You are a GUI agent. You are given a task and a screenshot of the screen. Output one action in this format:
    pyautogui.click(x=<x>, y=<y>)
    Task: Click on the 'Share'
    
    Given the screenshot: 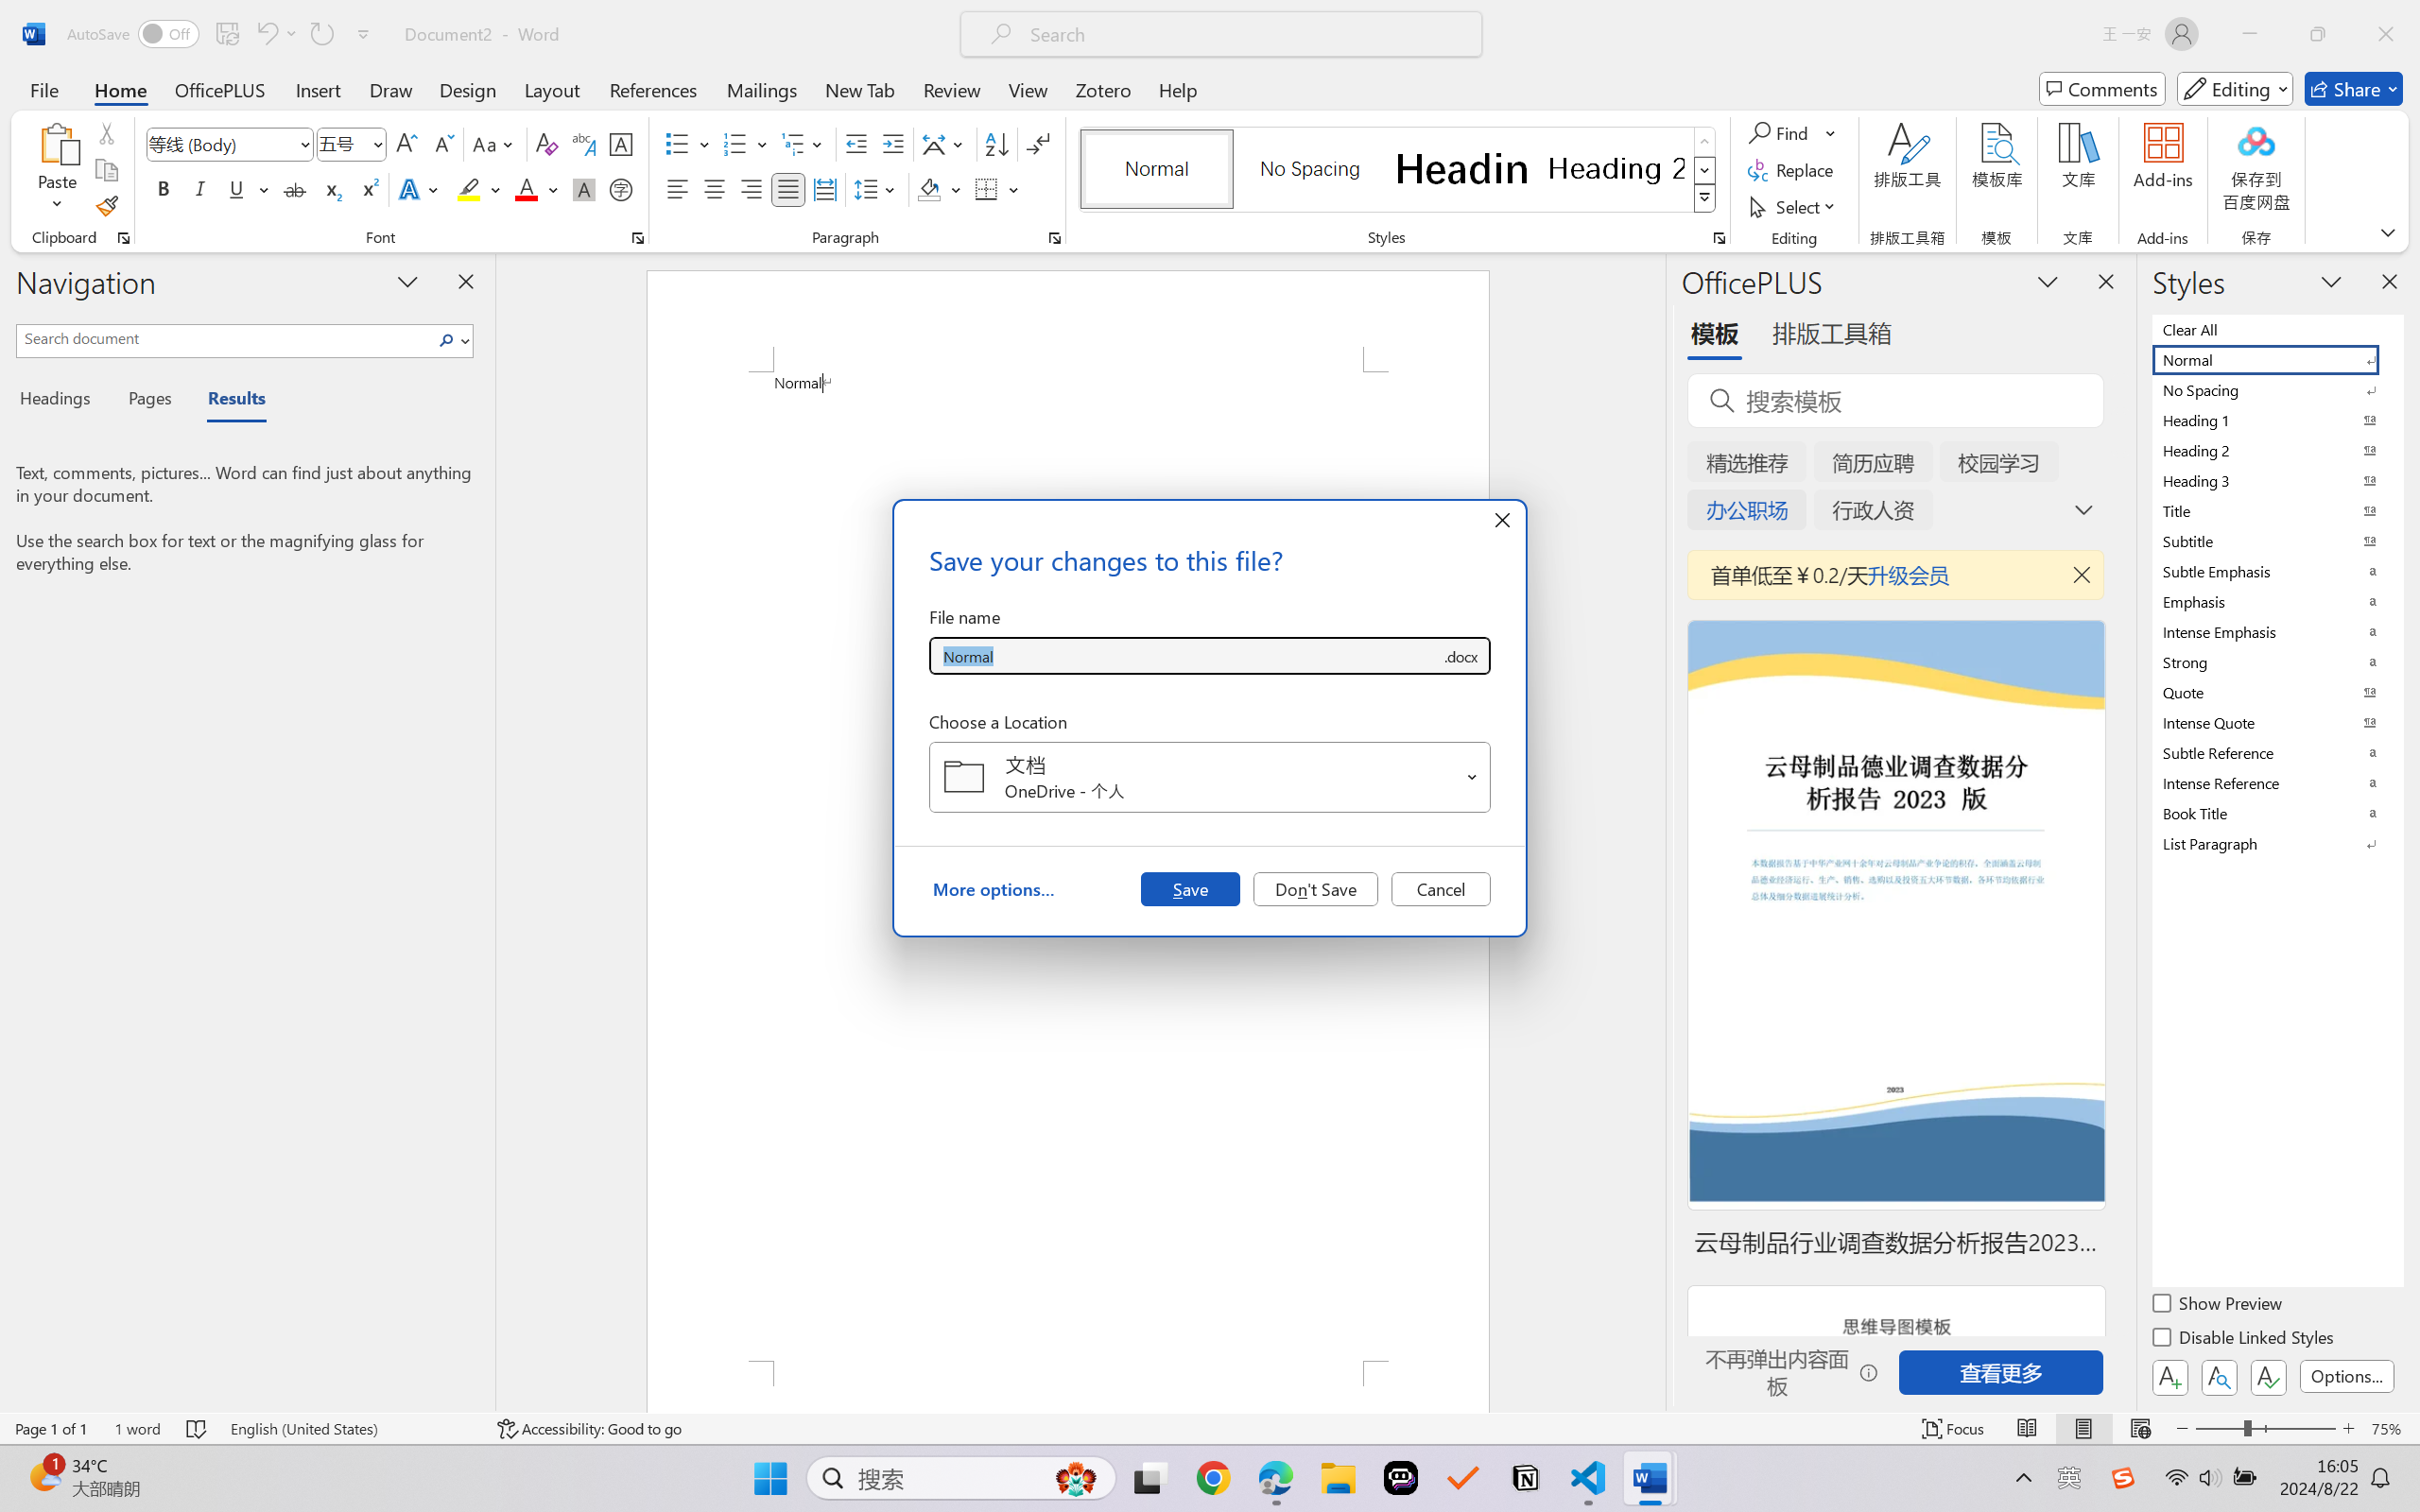 What is the action you would take?
    pyautogui.click(x=2352, y=88)
    